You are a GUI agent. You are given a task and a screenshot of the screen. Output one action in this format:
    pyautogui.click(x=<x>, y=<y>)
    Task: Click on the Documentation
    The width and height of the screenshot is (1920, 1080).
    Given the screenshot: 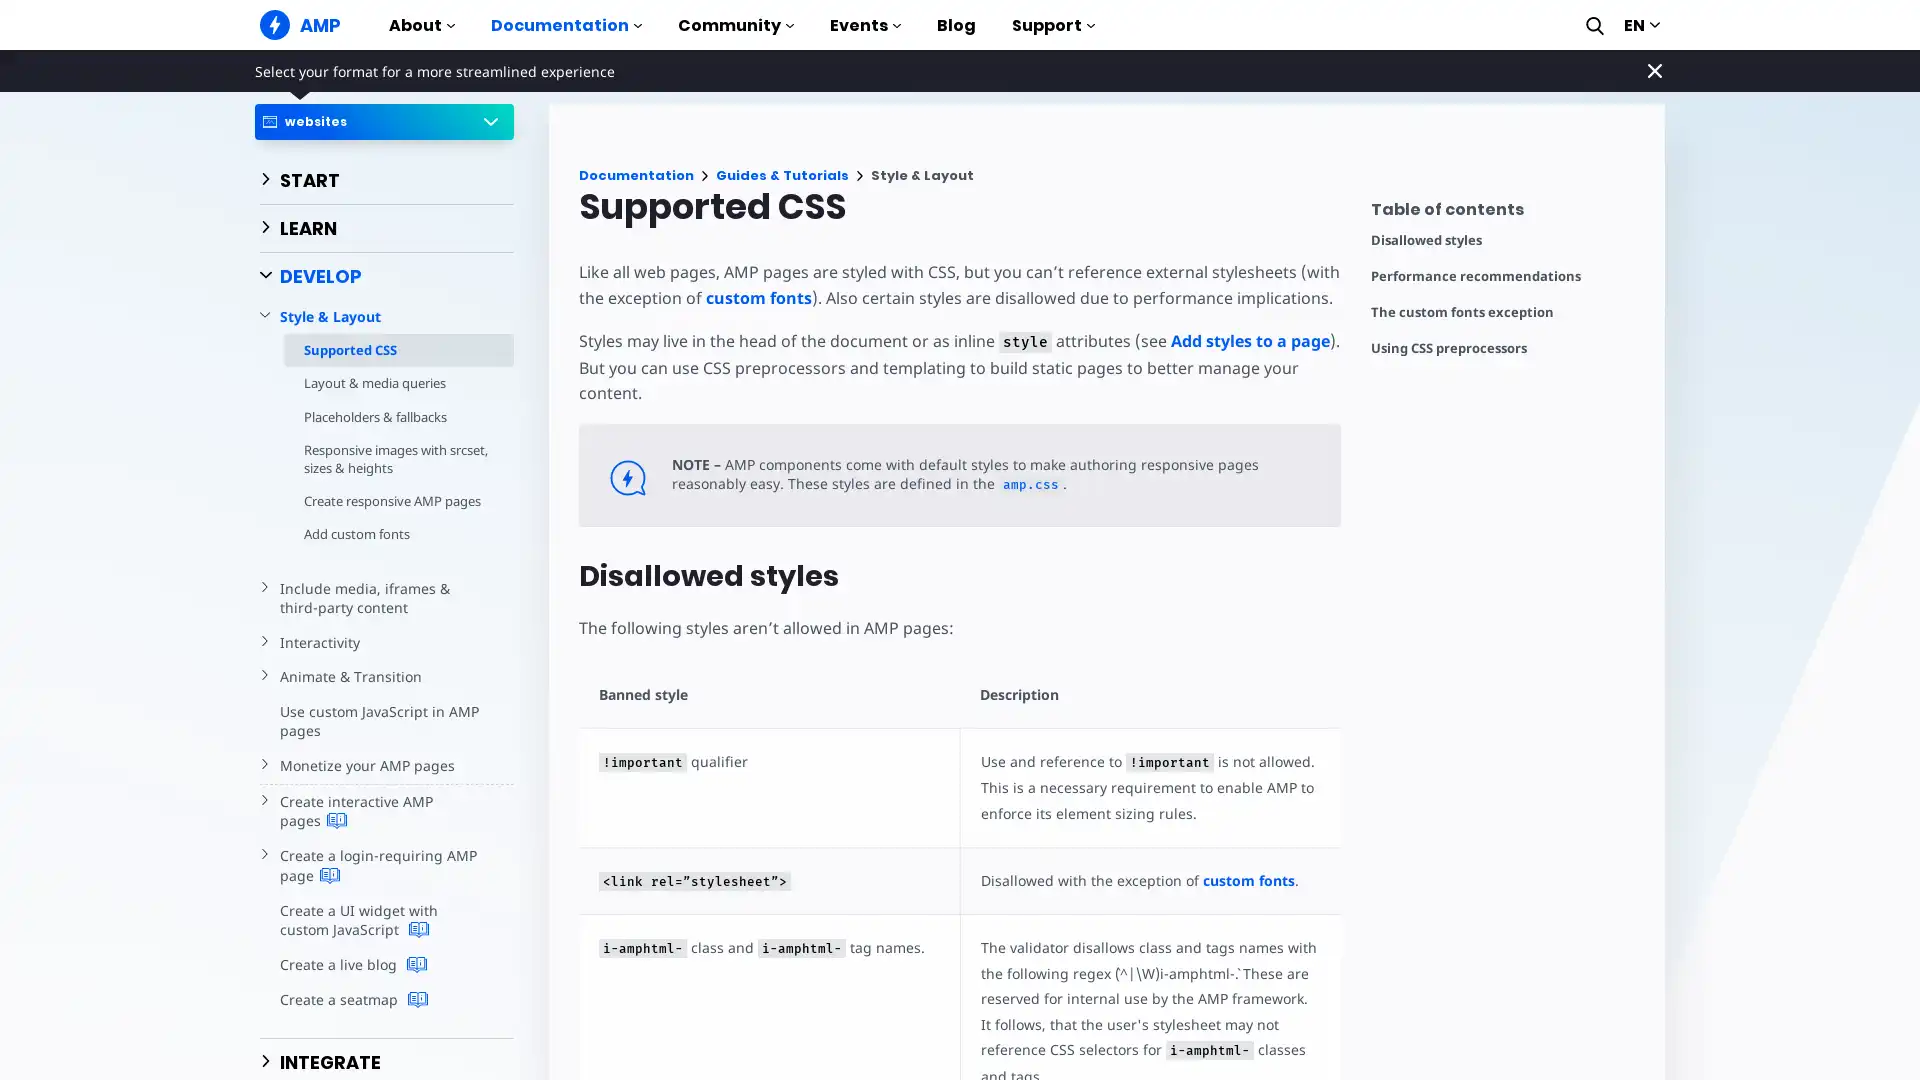 What is the action you would take?
    pyautogui.click(x=565, y=32)
    